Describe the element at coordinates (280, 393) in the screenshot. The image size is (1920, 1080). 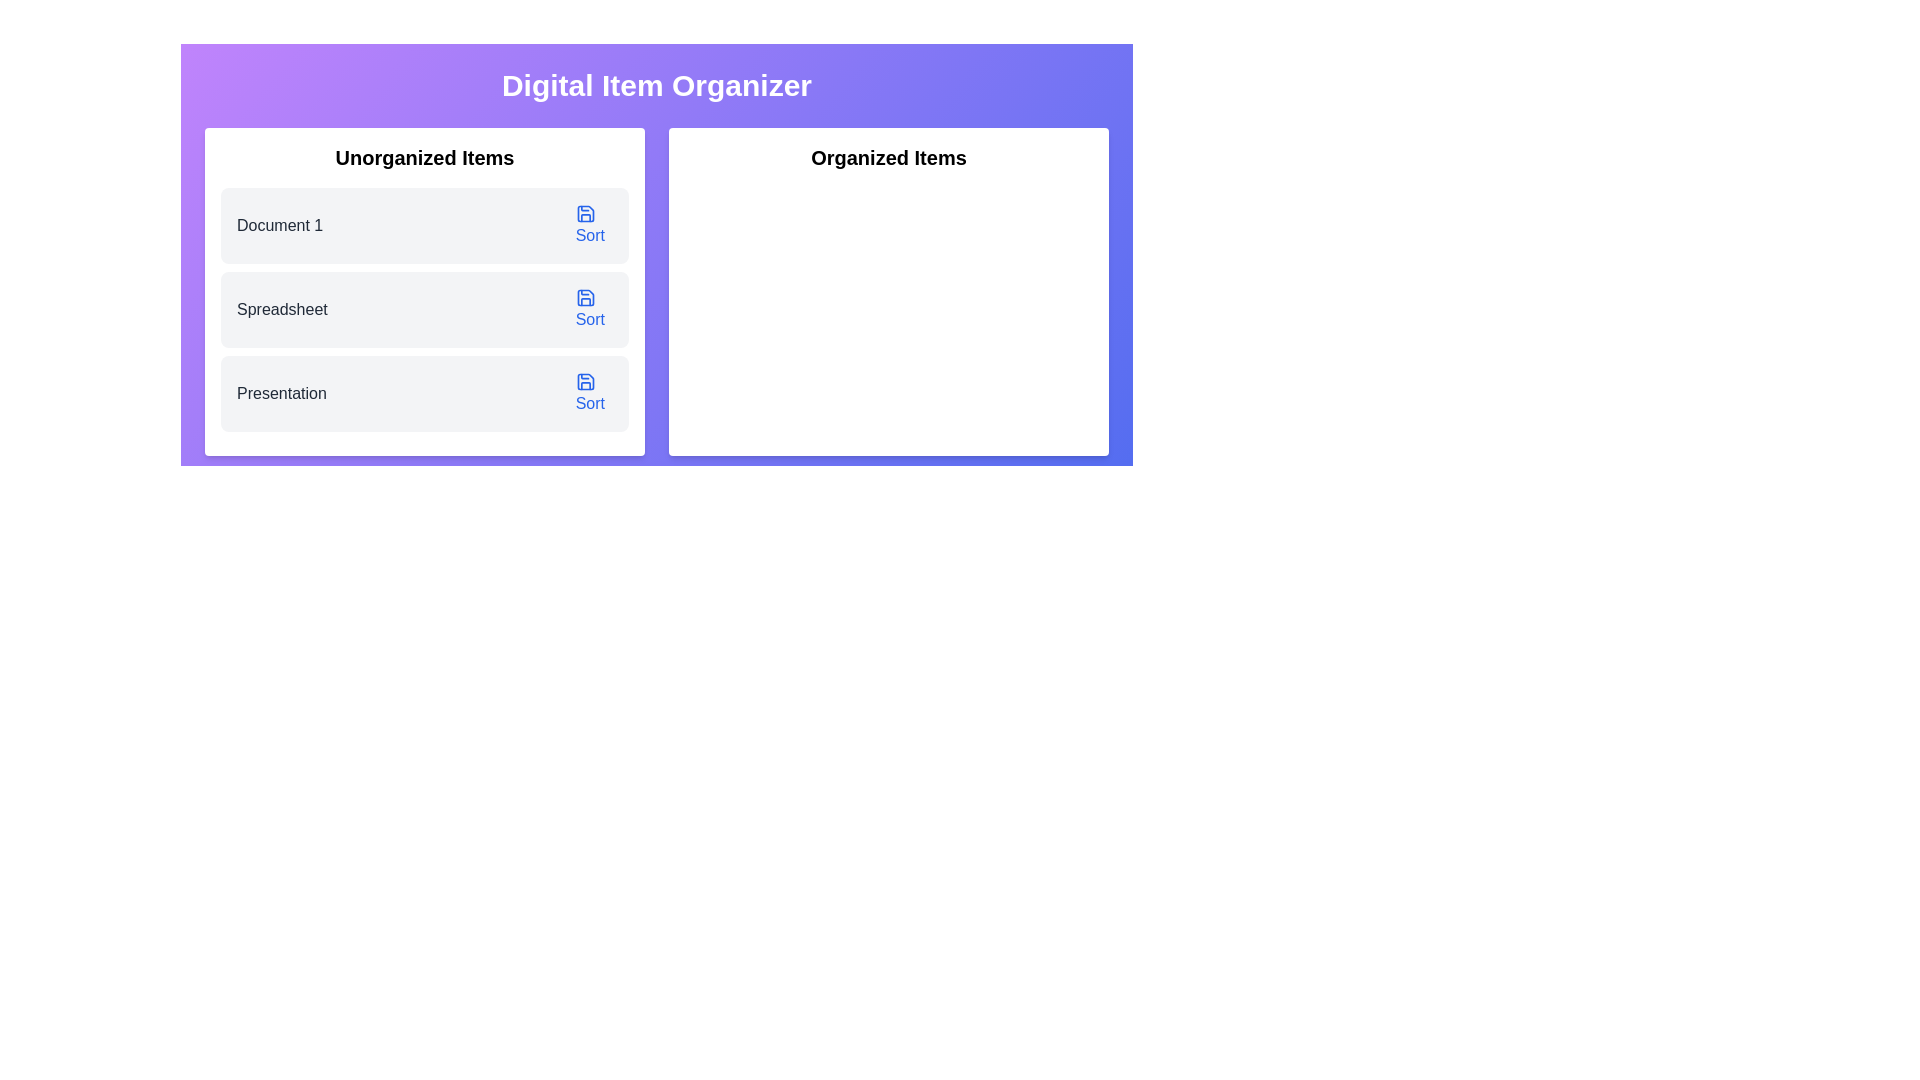
I see `the static text label displaying the title 'Presentation', which is the third entry in the 'Unorganized Items' section` at that location.